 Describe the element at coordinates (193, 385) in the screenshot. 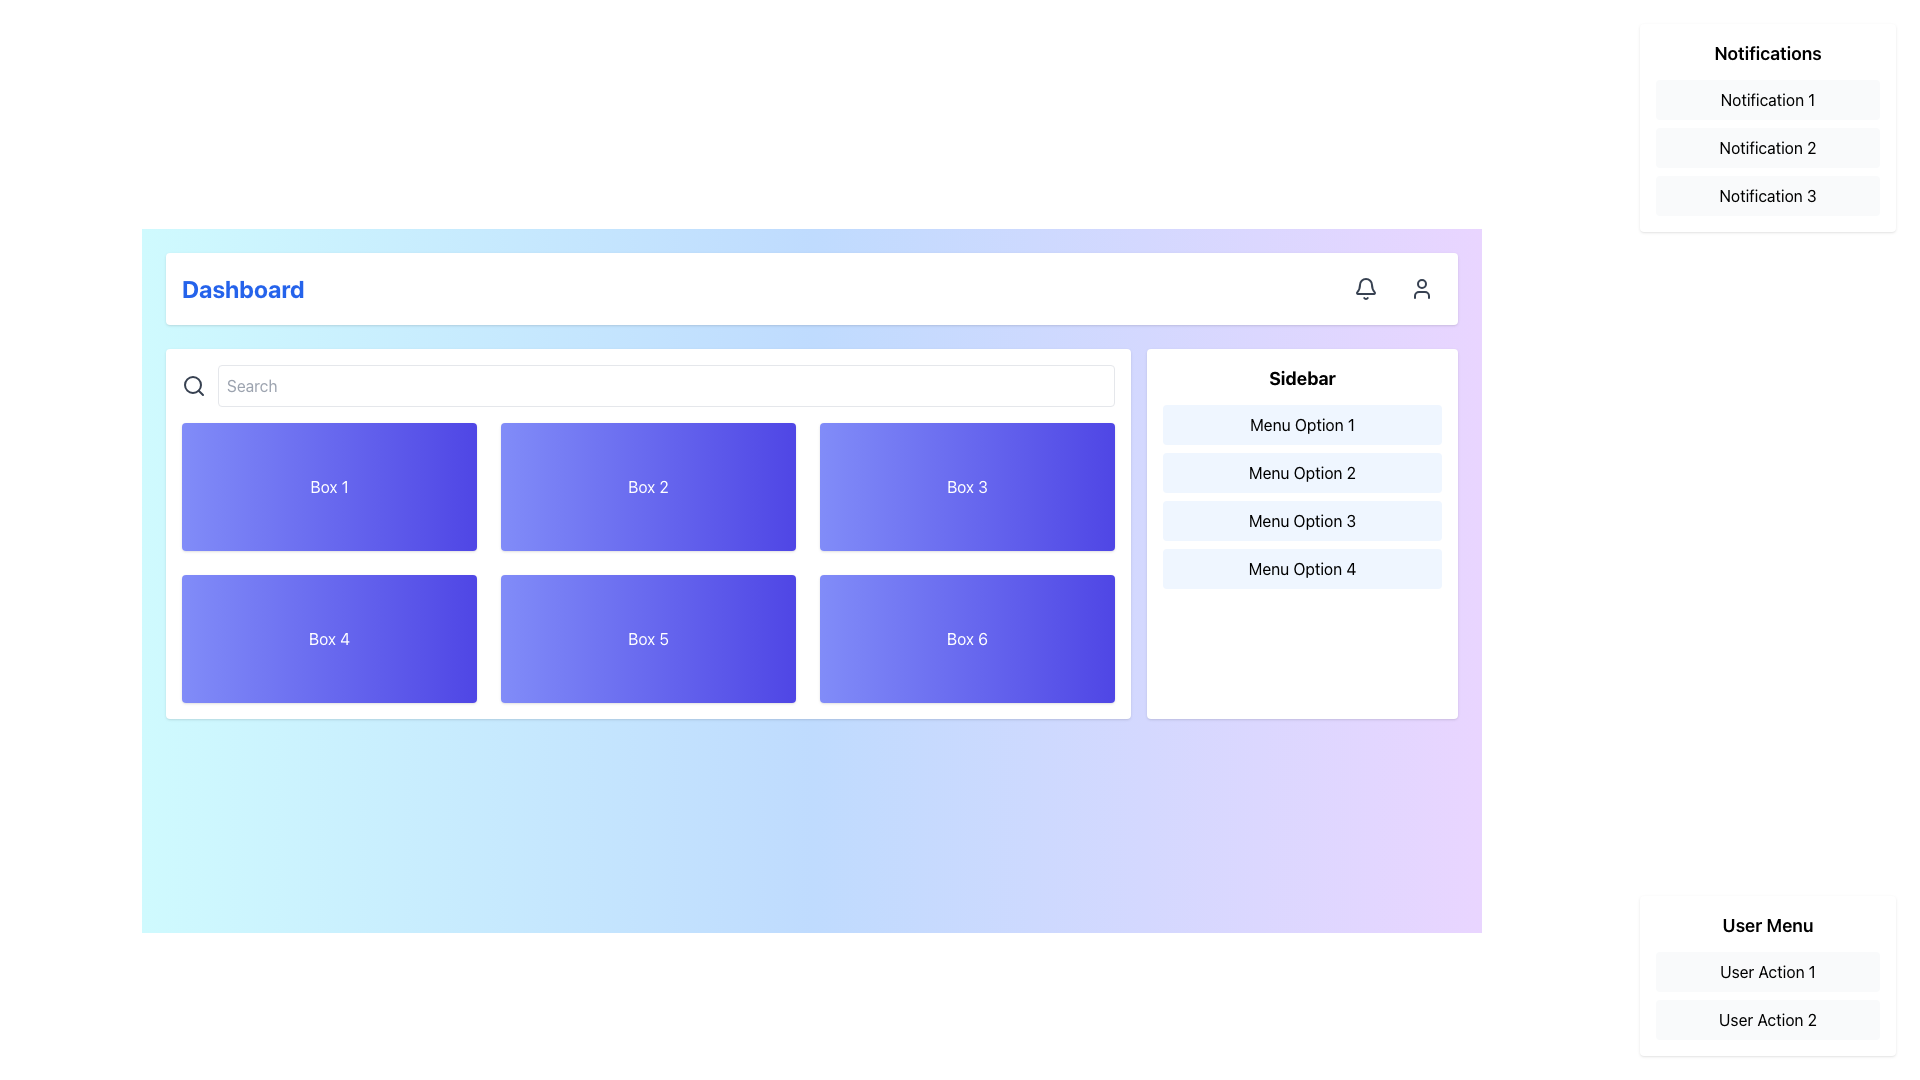

I see `the search icon, which is a stylized magnifying glass outlined in dark gray, located prominently to the far-left of the 'Search' input field in the search bar` at that location.